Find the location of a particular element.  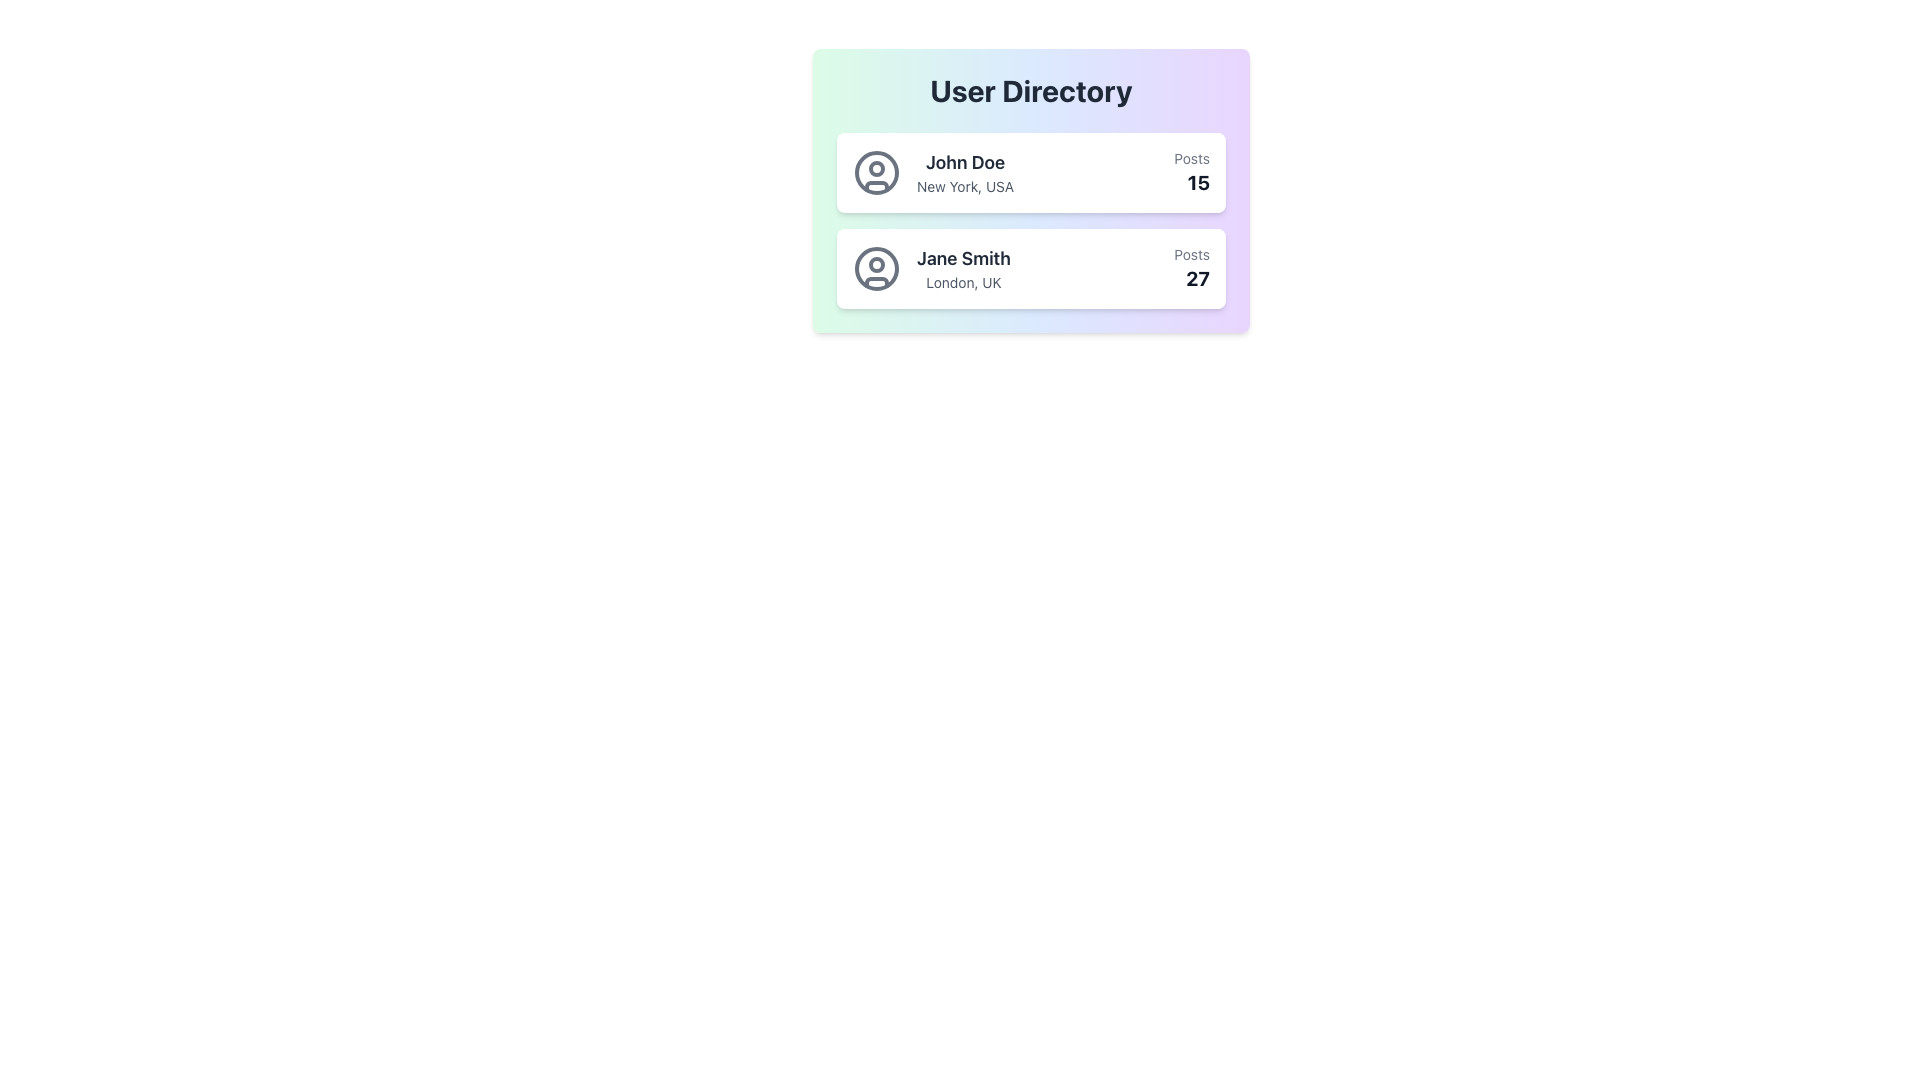

the text label displaying the number '15' in bold, dark gray color located beneath the 'Posts' label in the top user information section is located at coordinates (1192, 182).